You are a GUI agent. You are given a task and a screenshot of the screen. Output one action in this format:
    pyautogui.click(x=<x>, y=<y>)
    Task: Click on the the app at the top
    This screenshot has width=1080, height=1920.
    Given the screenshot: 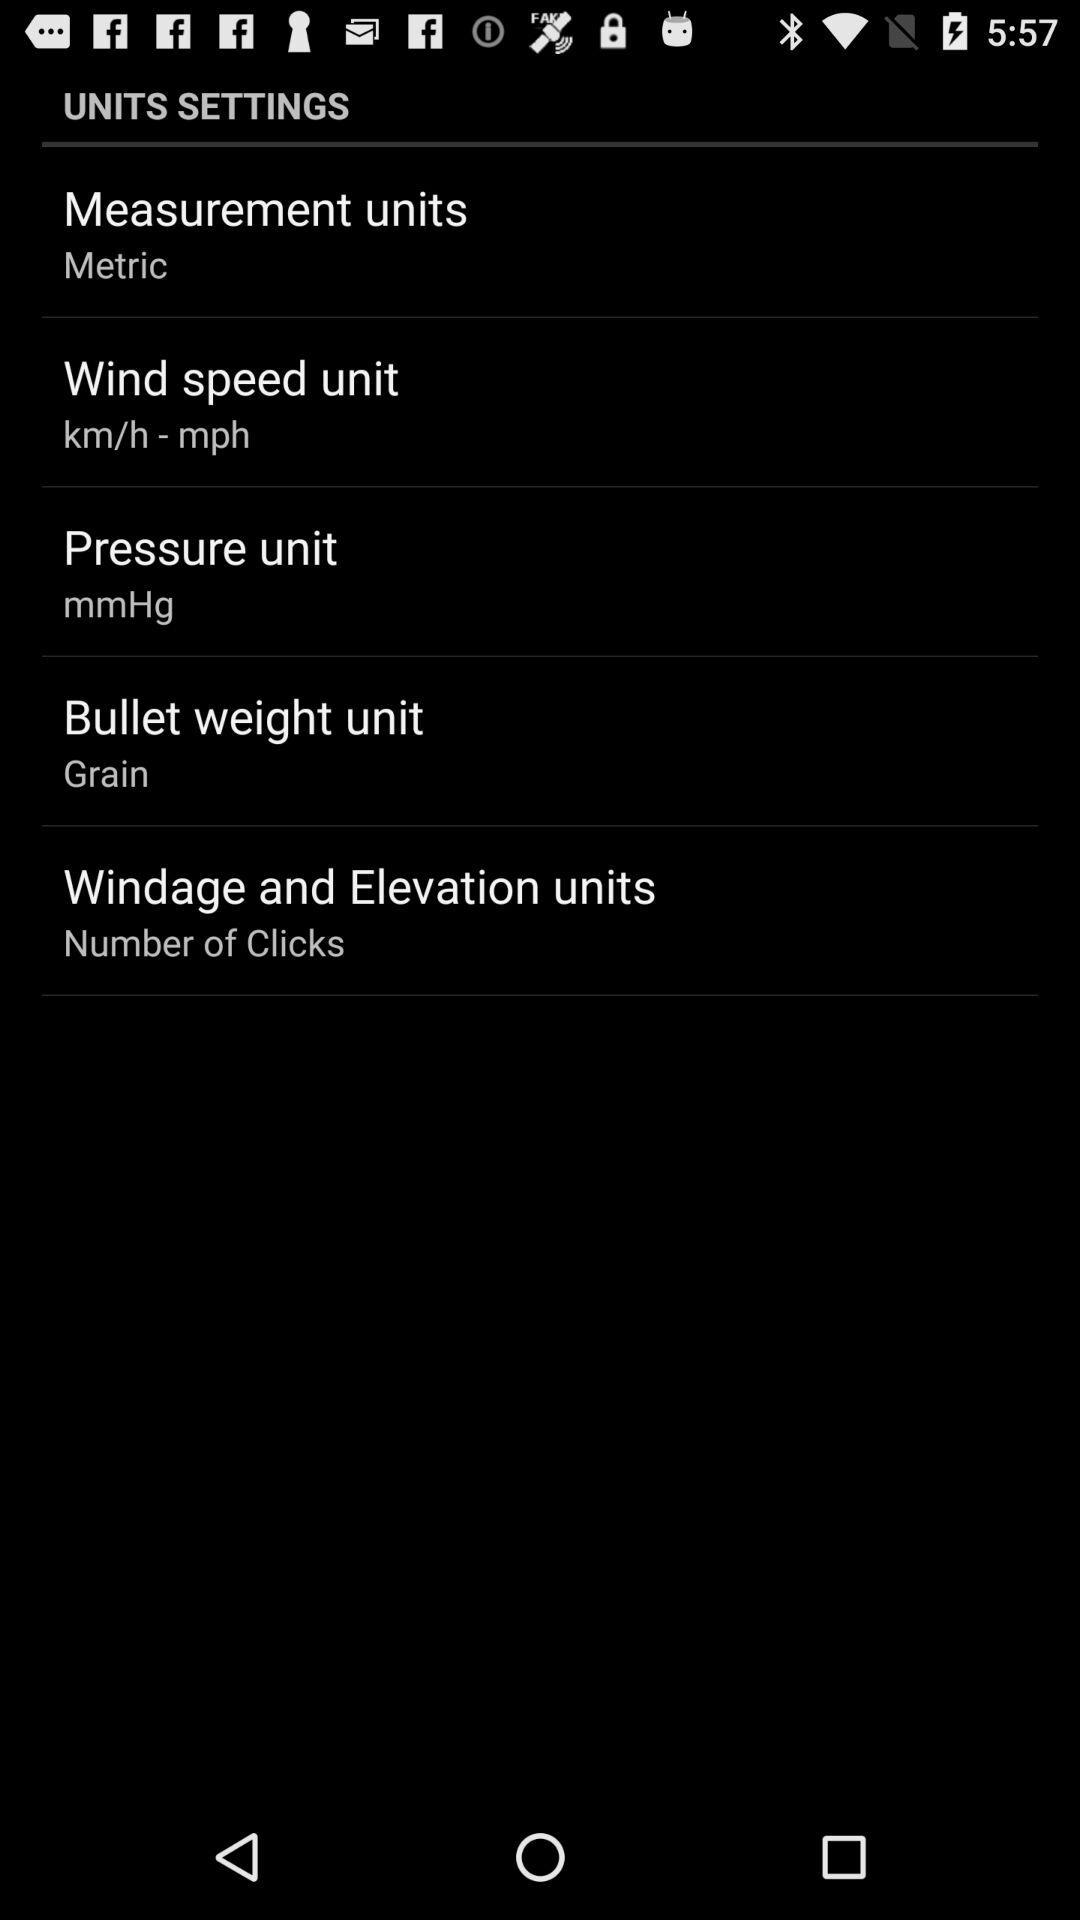 What is the action you would take?
    pyautogui.click(x=540, y=104)
    